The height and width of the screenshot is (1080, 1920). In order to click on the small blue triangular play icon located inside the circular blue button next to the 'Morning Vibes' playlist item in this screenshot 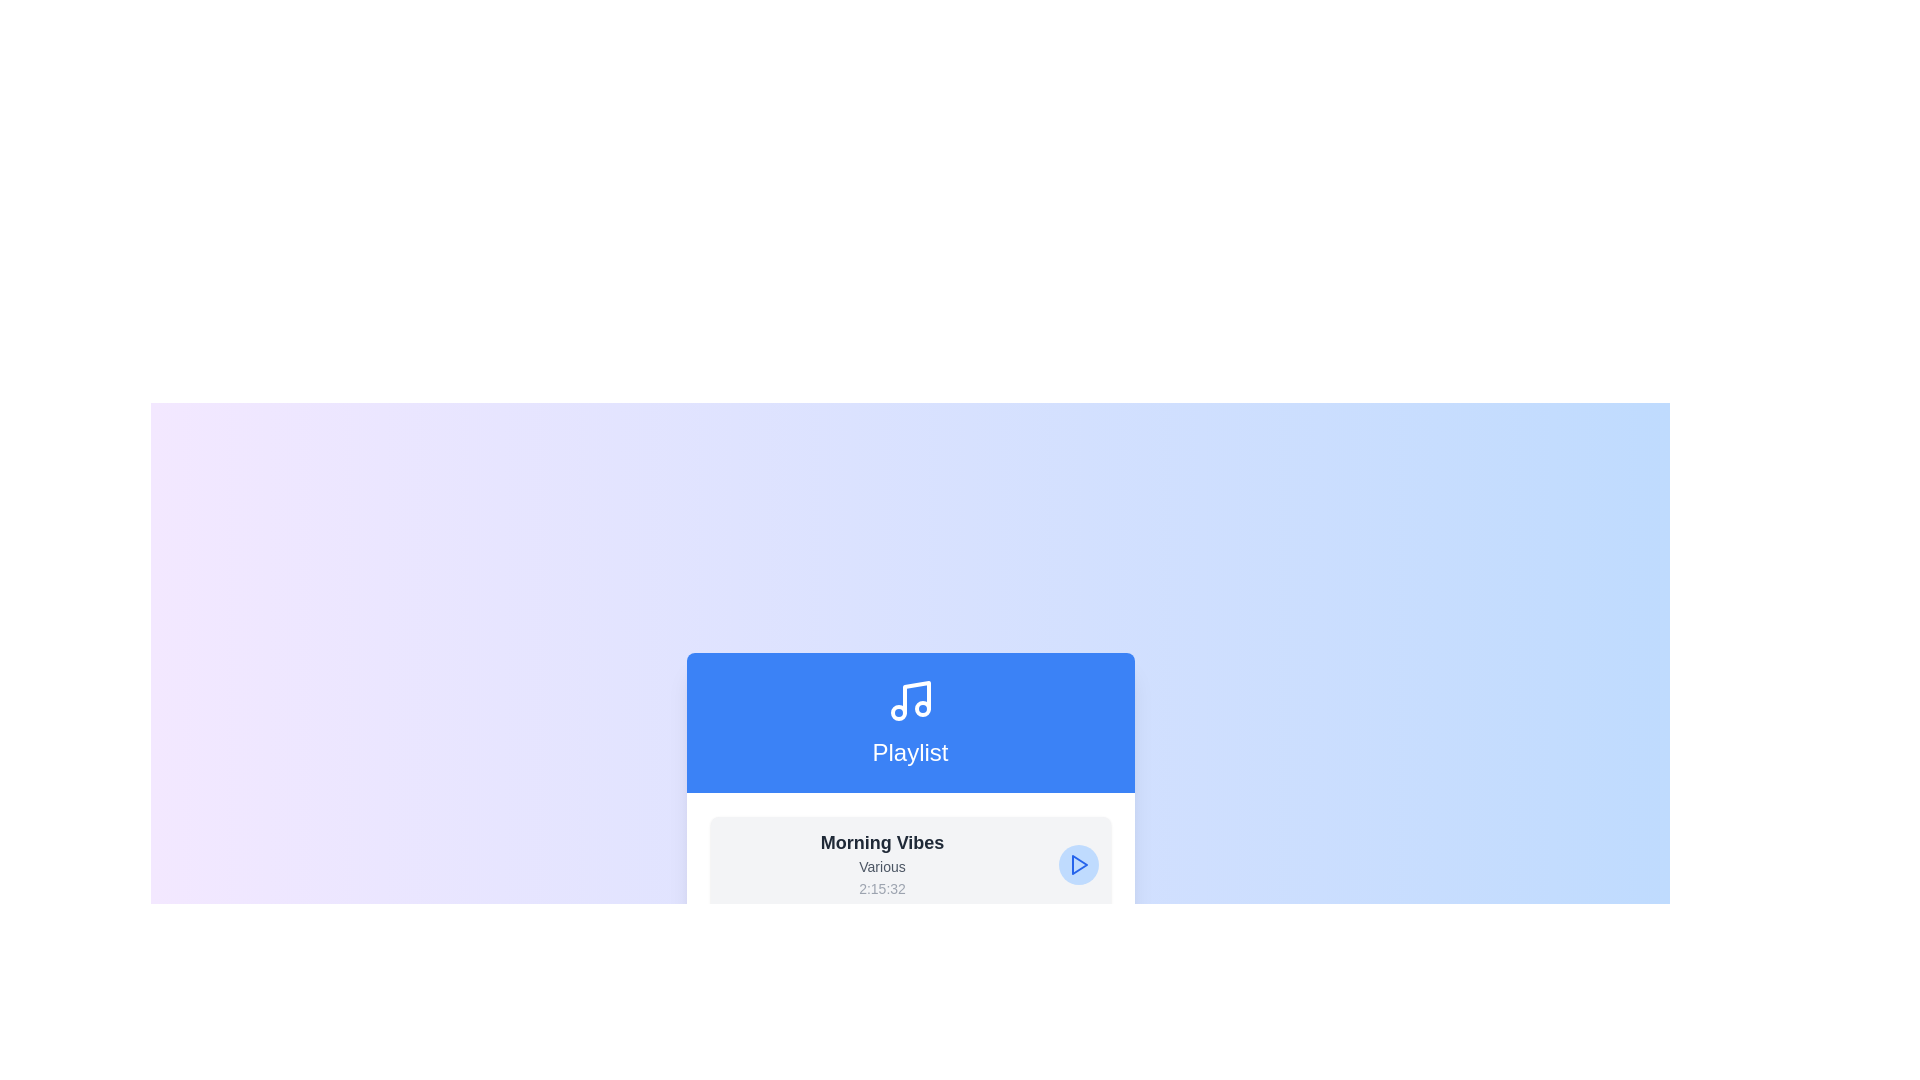, I will do `click(1077, 863)`.